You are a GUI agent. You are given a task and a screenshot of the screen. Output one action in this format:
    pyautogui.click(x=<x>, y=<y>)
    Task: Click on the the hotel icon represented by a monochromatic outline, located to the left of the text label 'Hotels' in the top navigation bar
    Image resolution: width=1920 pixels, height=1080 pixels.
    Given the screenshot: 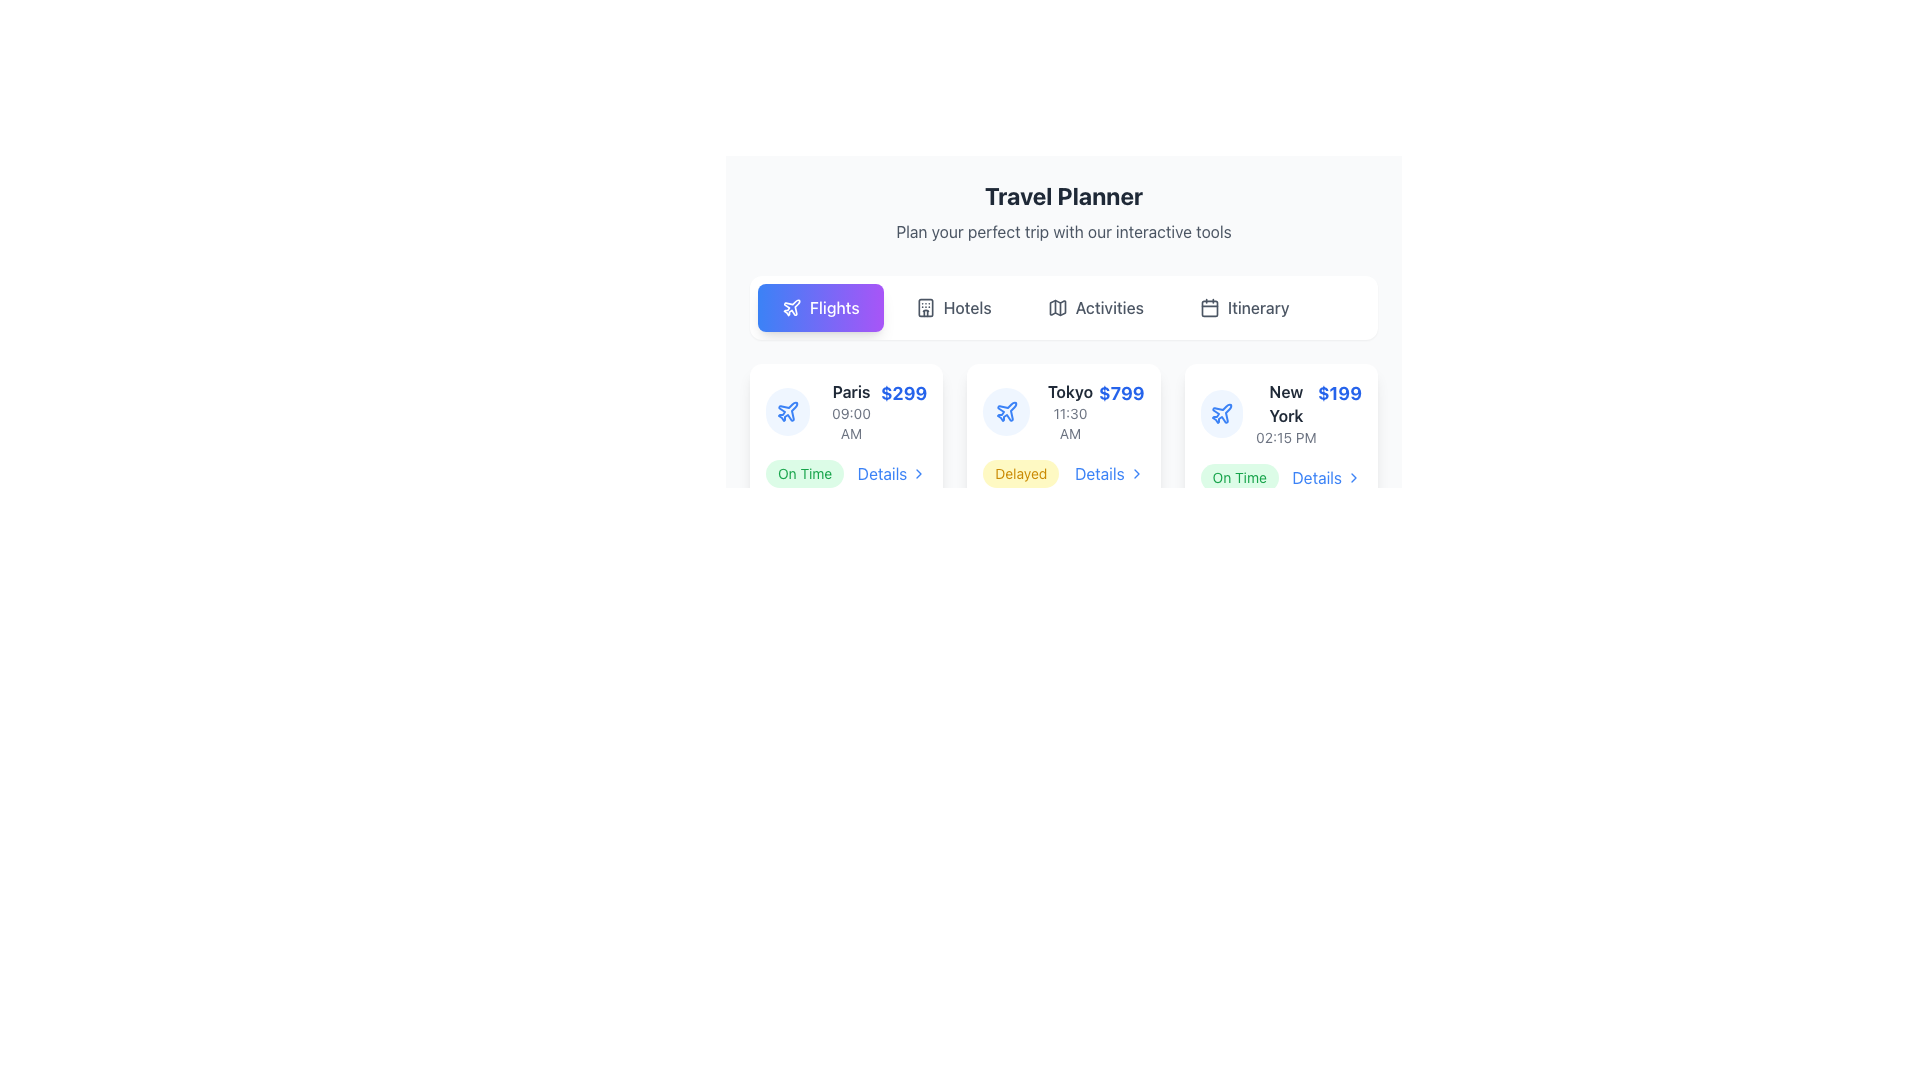 What is the action you would take?
    pyautogui.click(x=924, y=308)
    